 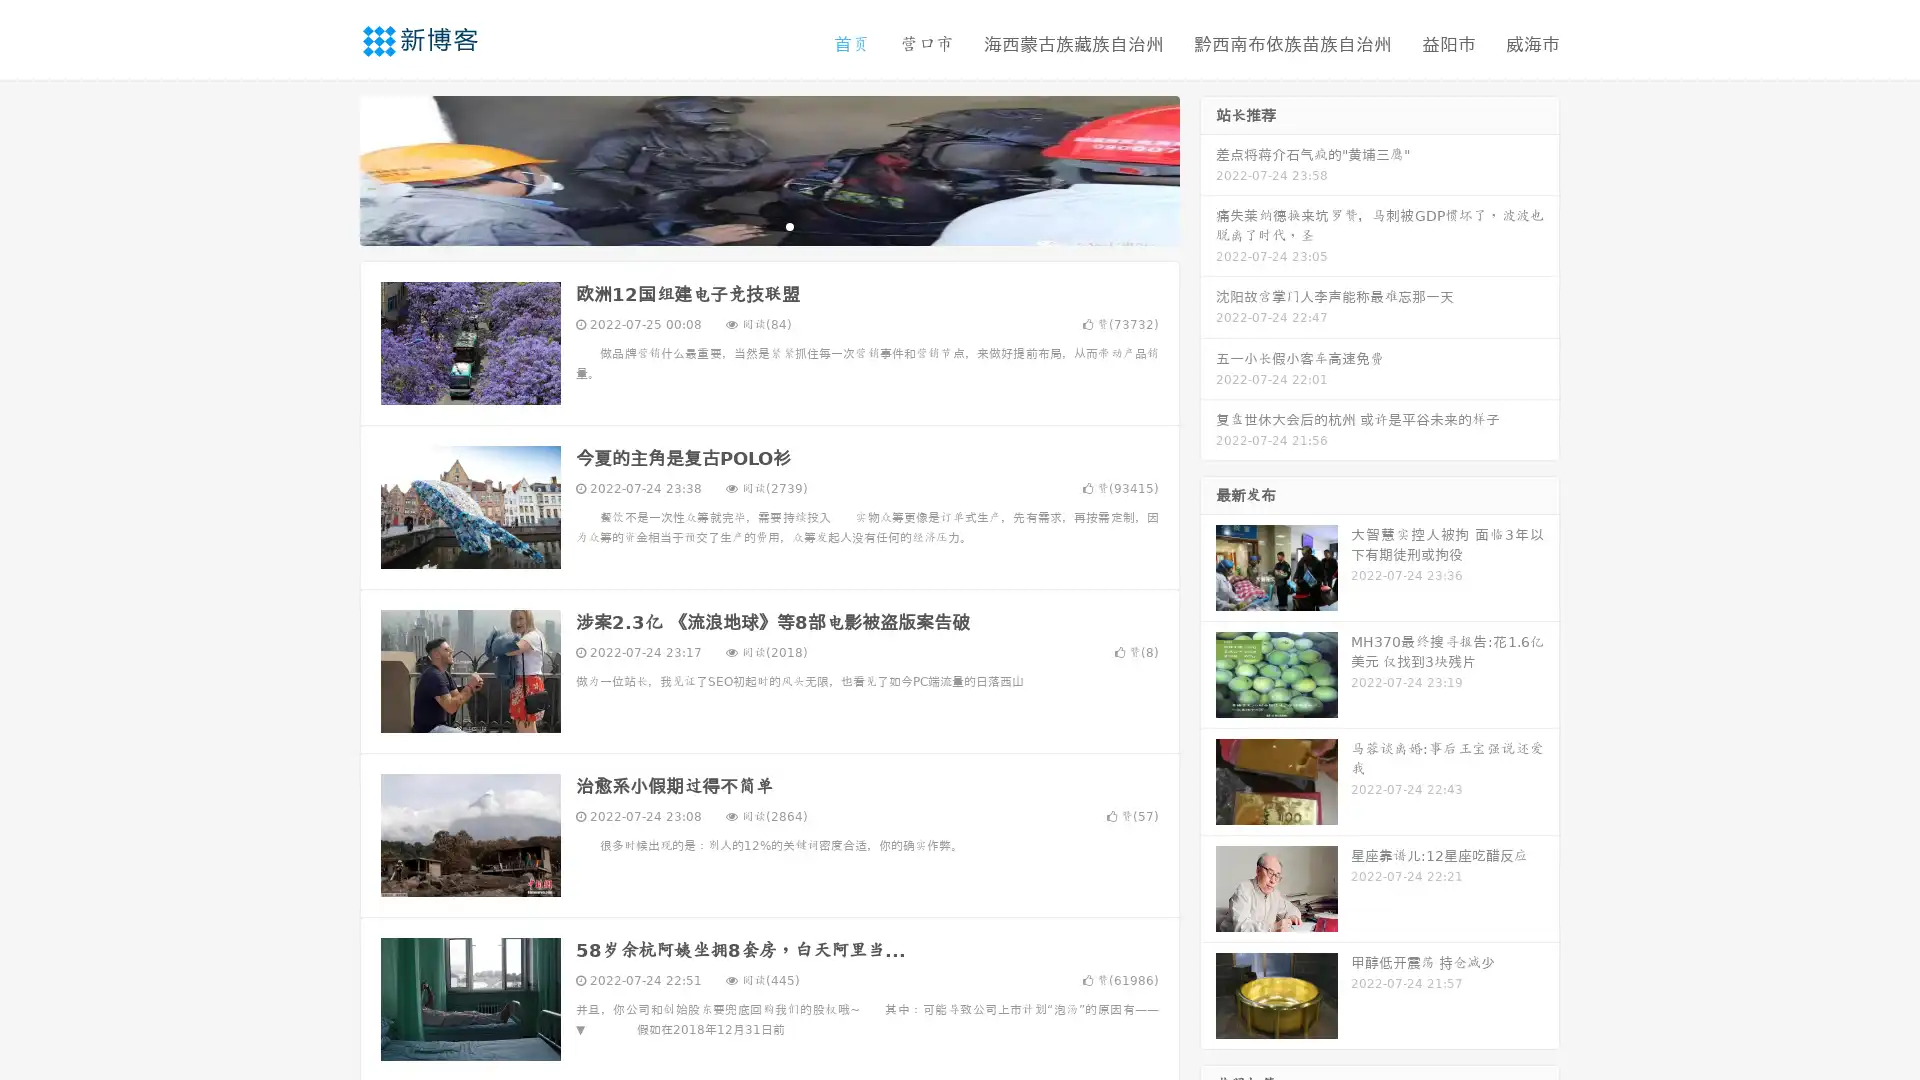 I want to click on Go to slide 3, so click(x=789, y=225).